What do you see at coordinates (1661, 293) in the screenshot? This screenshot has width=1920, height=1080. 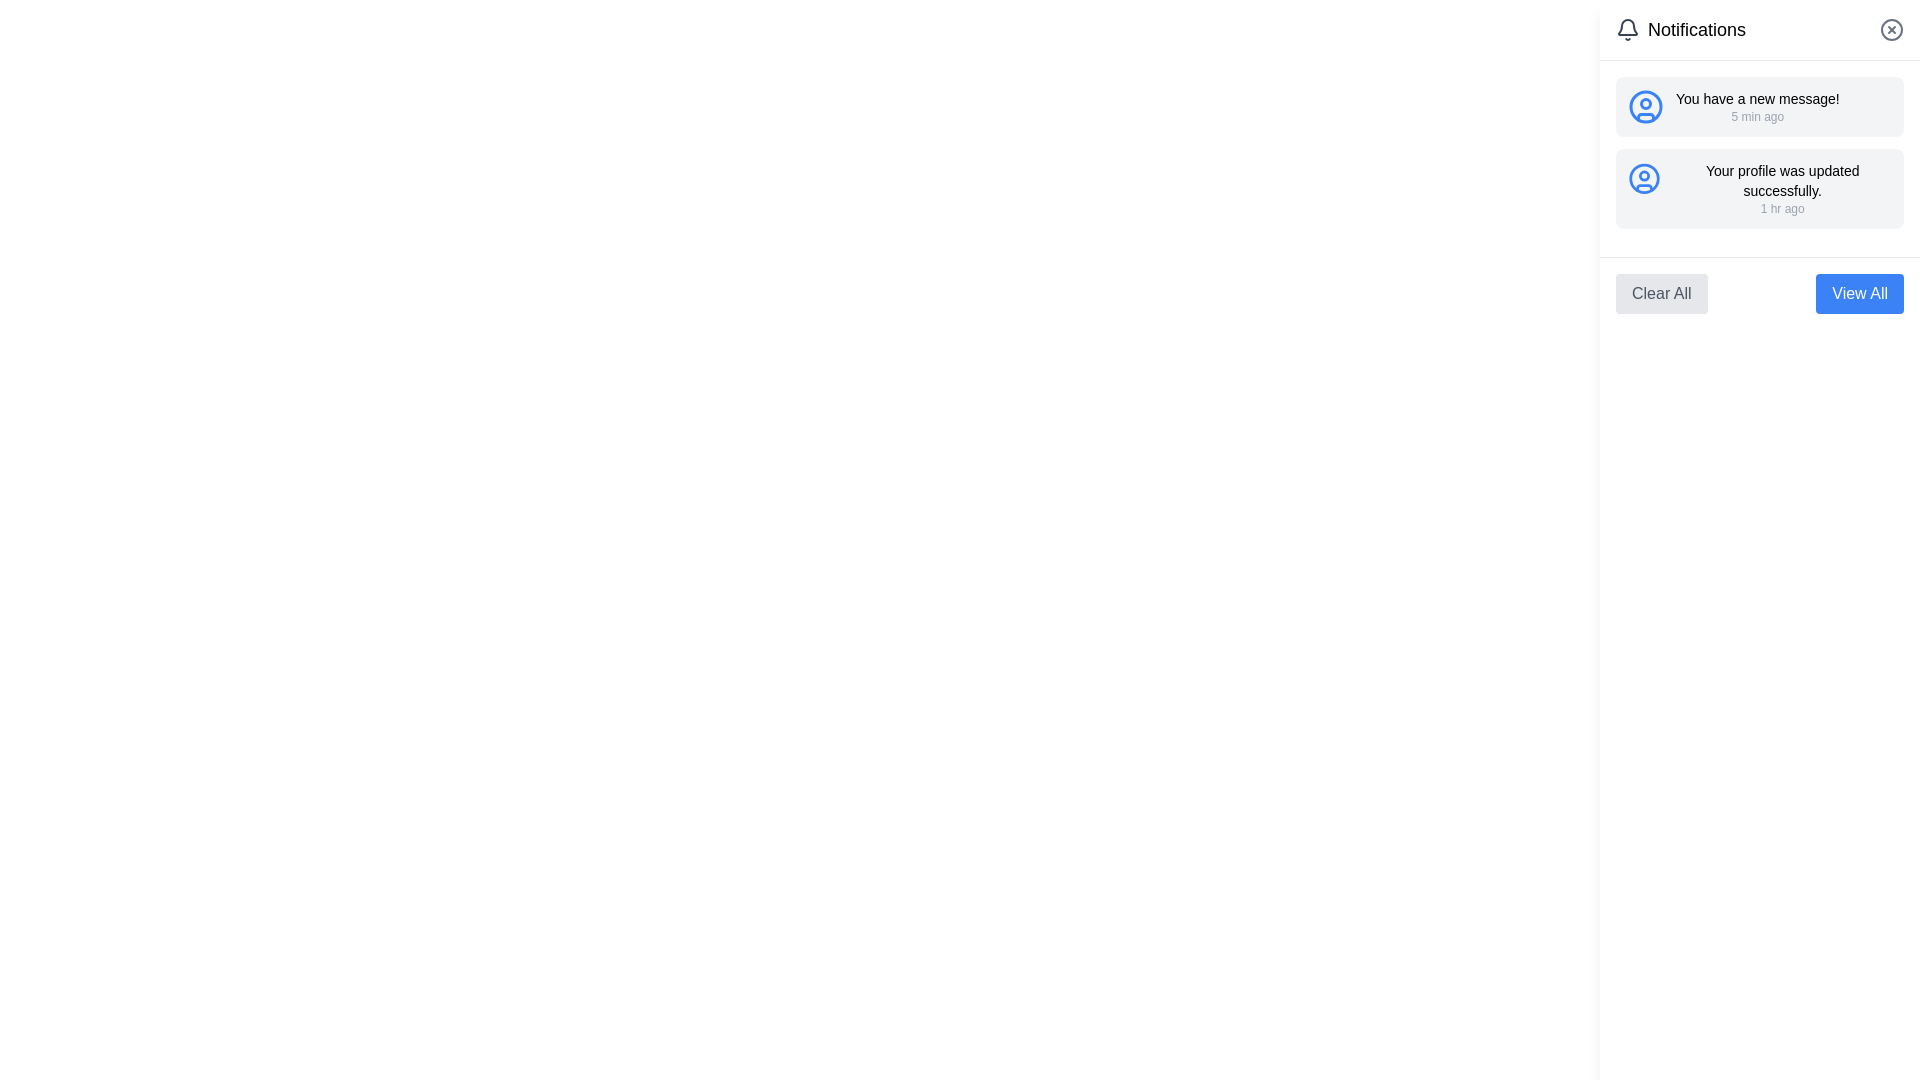 I see `the button located in the footer section of the notification panel to clear all notifications, positioned to the left of the 'View All' button` at bounding box center [1661, 293].